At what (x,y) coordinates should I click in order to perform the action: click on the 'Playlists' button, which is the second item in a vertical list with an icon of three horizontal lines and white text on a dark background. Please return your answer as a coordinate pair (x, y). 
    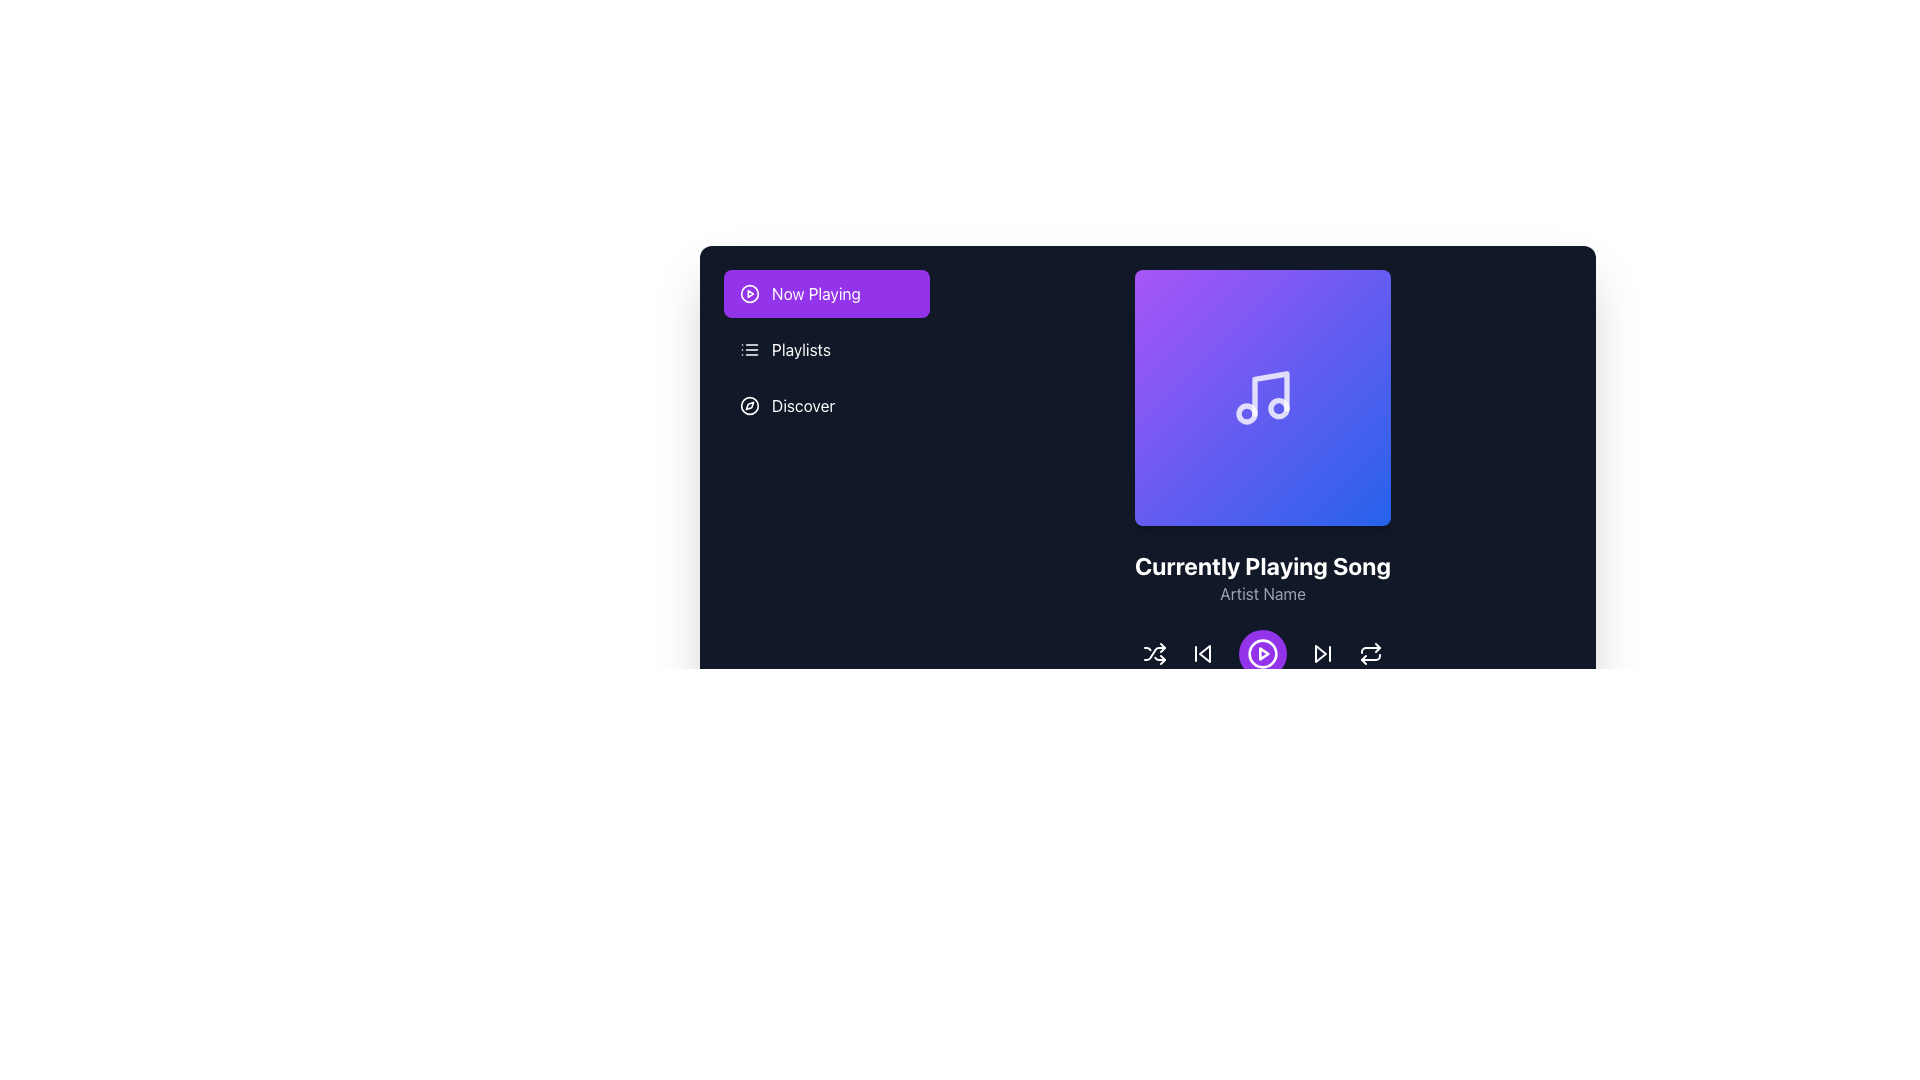
    Looking at the image, I should click on (826, 349).